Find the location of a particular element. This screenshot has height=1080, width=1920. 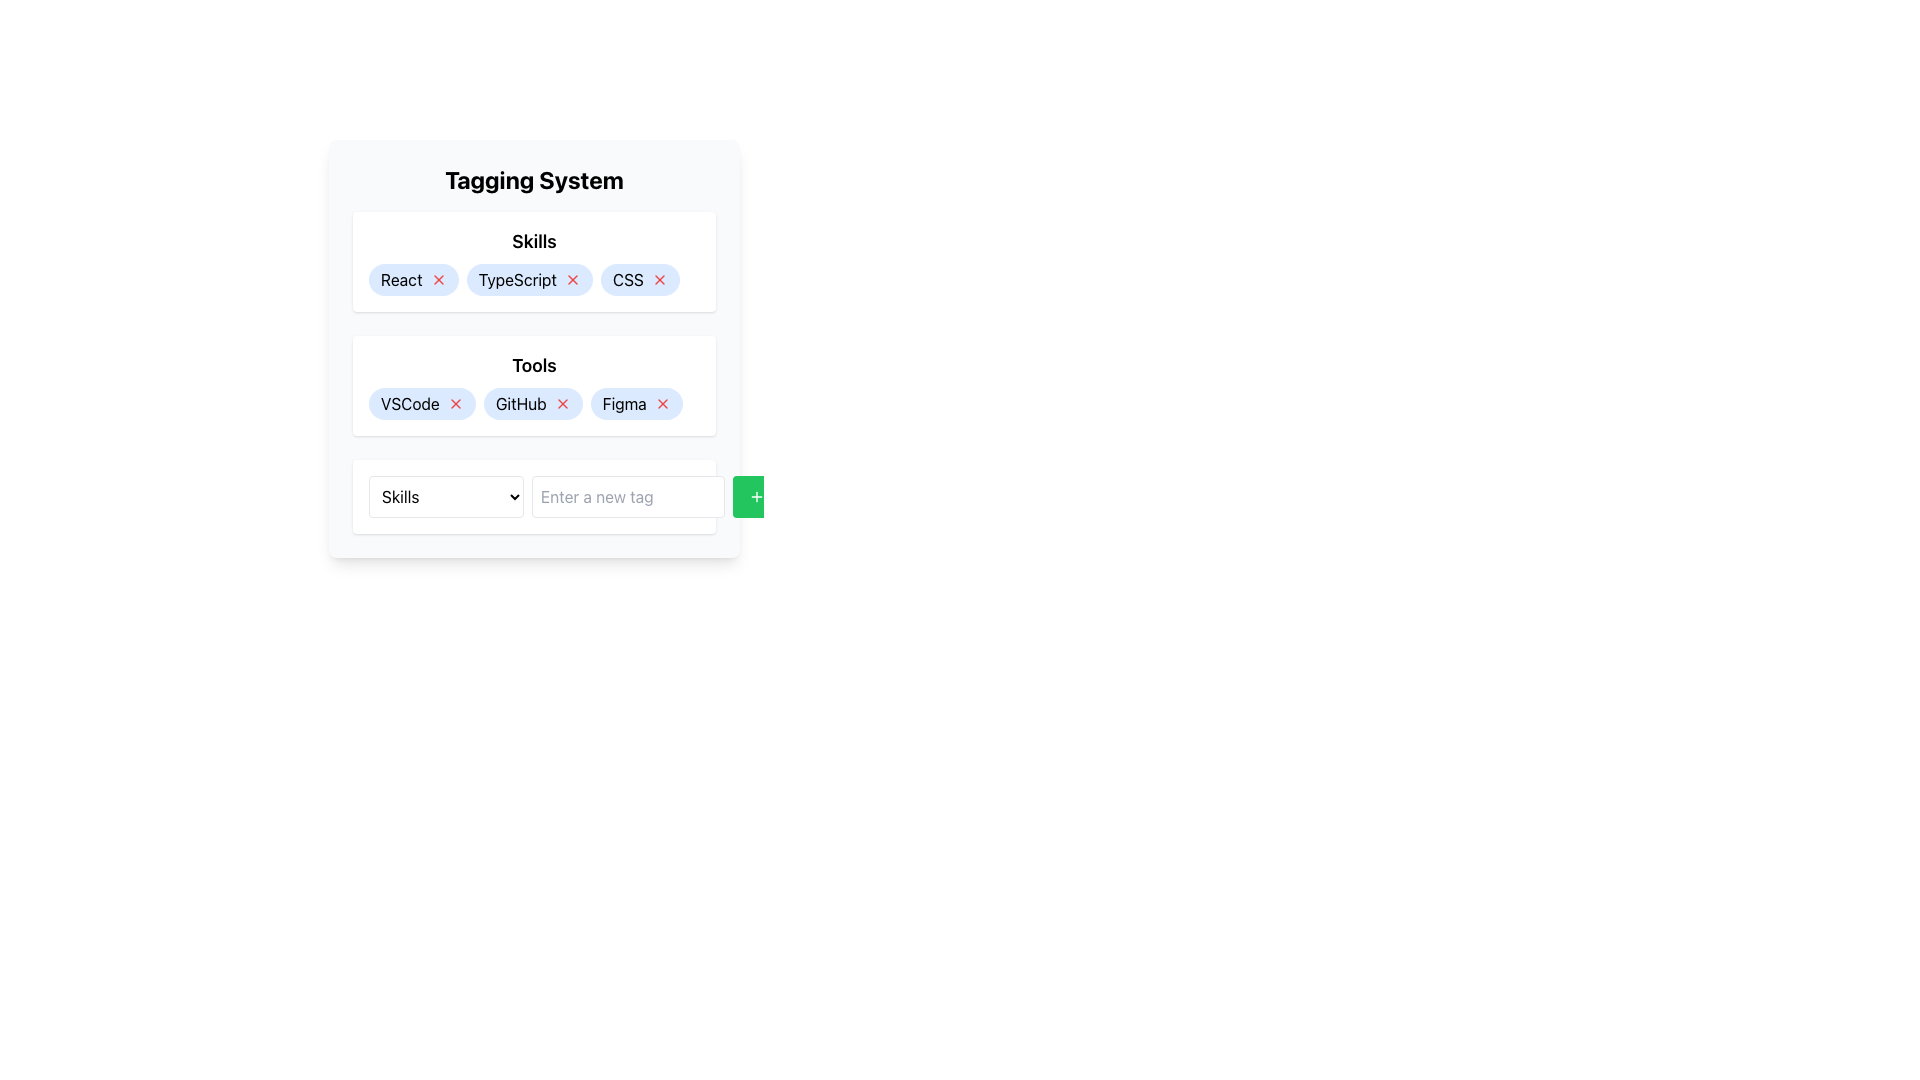

the text label reading 'VSCode', which is the first item in the 'Tools' group, styled in black on a light blue rounded background is located at coordinates (409, 404).